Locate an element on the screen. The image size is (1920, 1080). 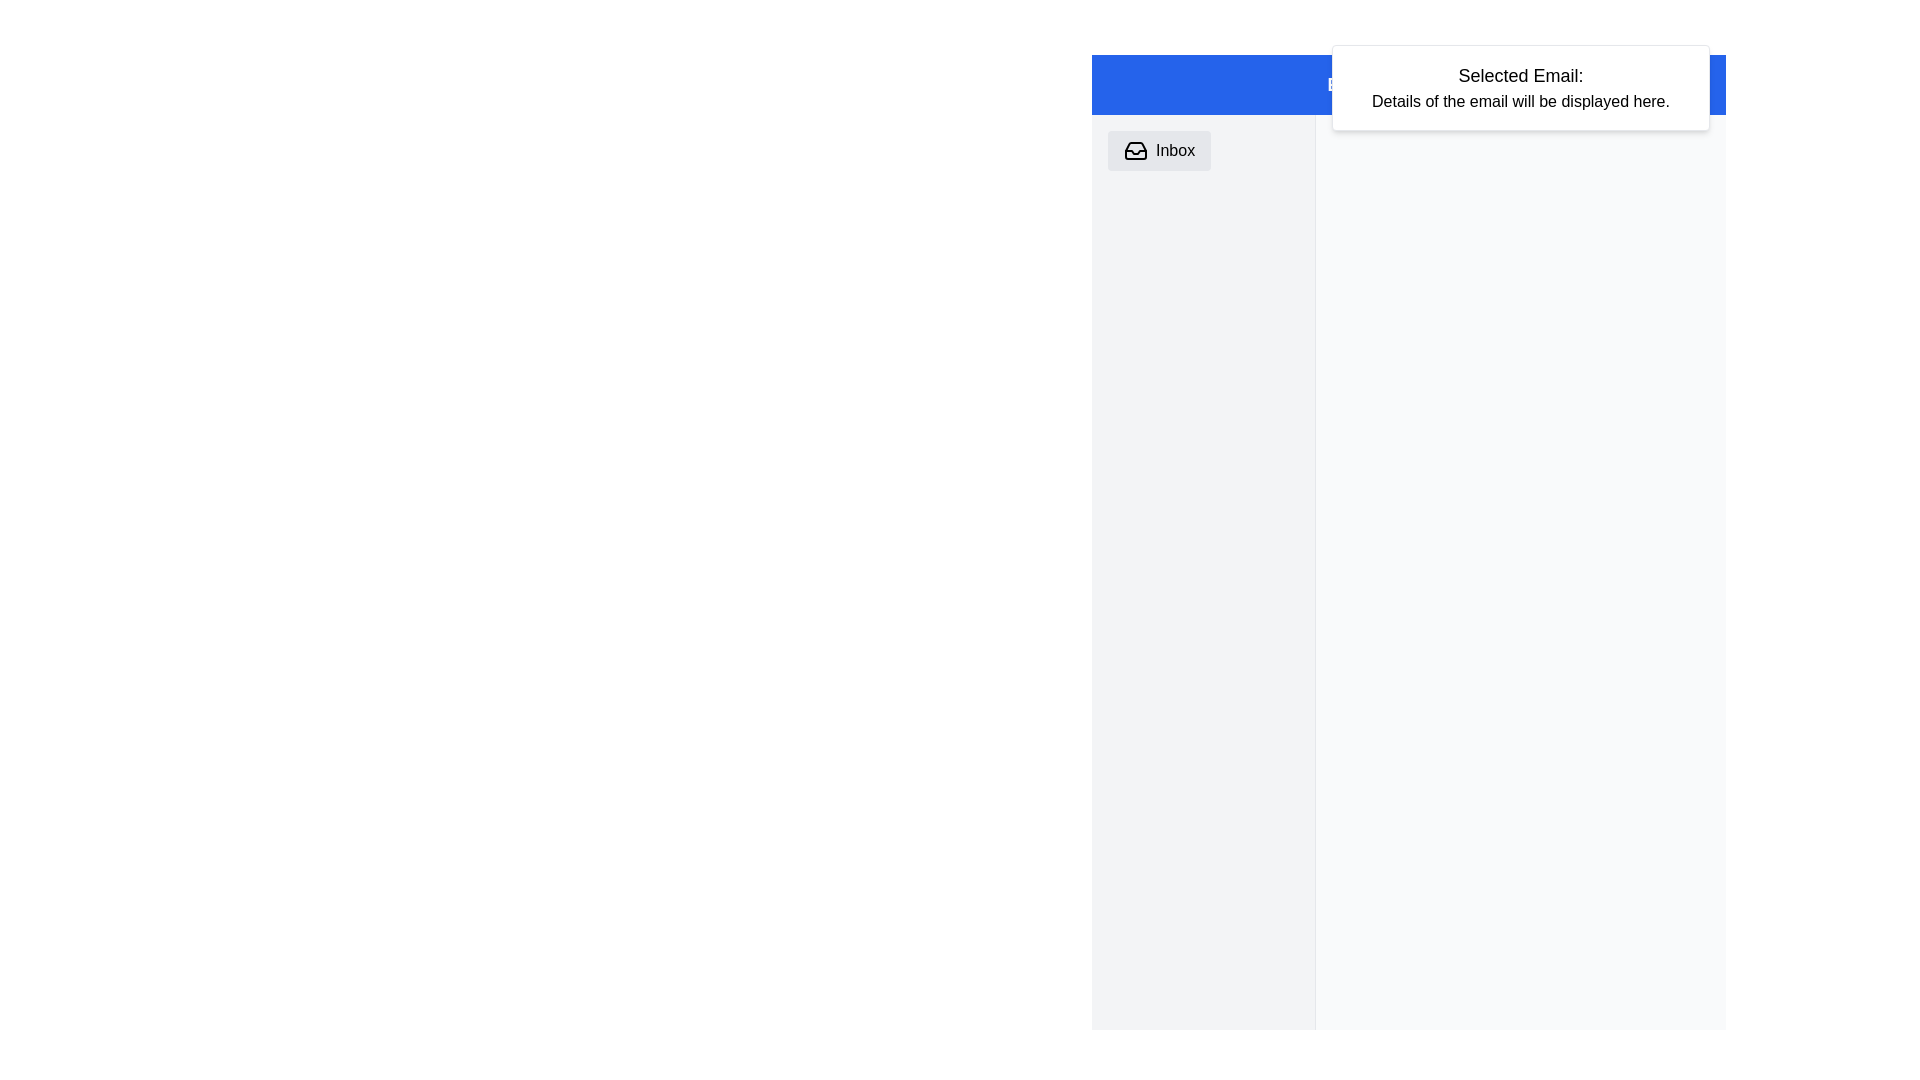
the stylized mailbox icon located to the left of the 'Inbox' label in the sidebar is located at coordinates (1136, 149).